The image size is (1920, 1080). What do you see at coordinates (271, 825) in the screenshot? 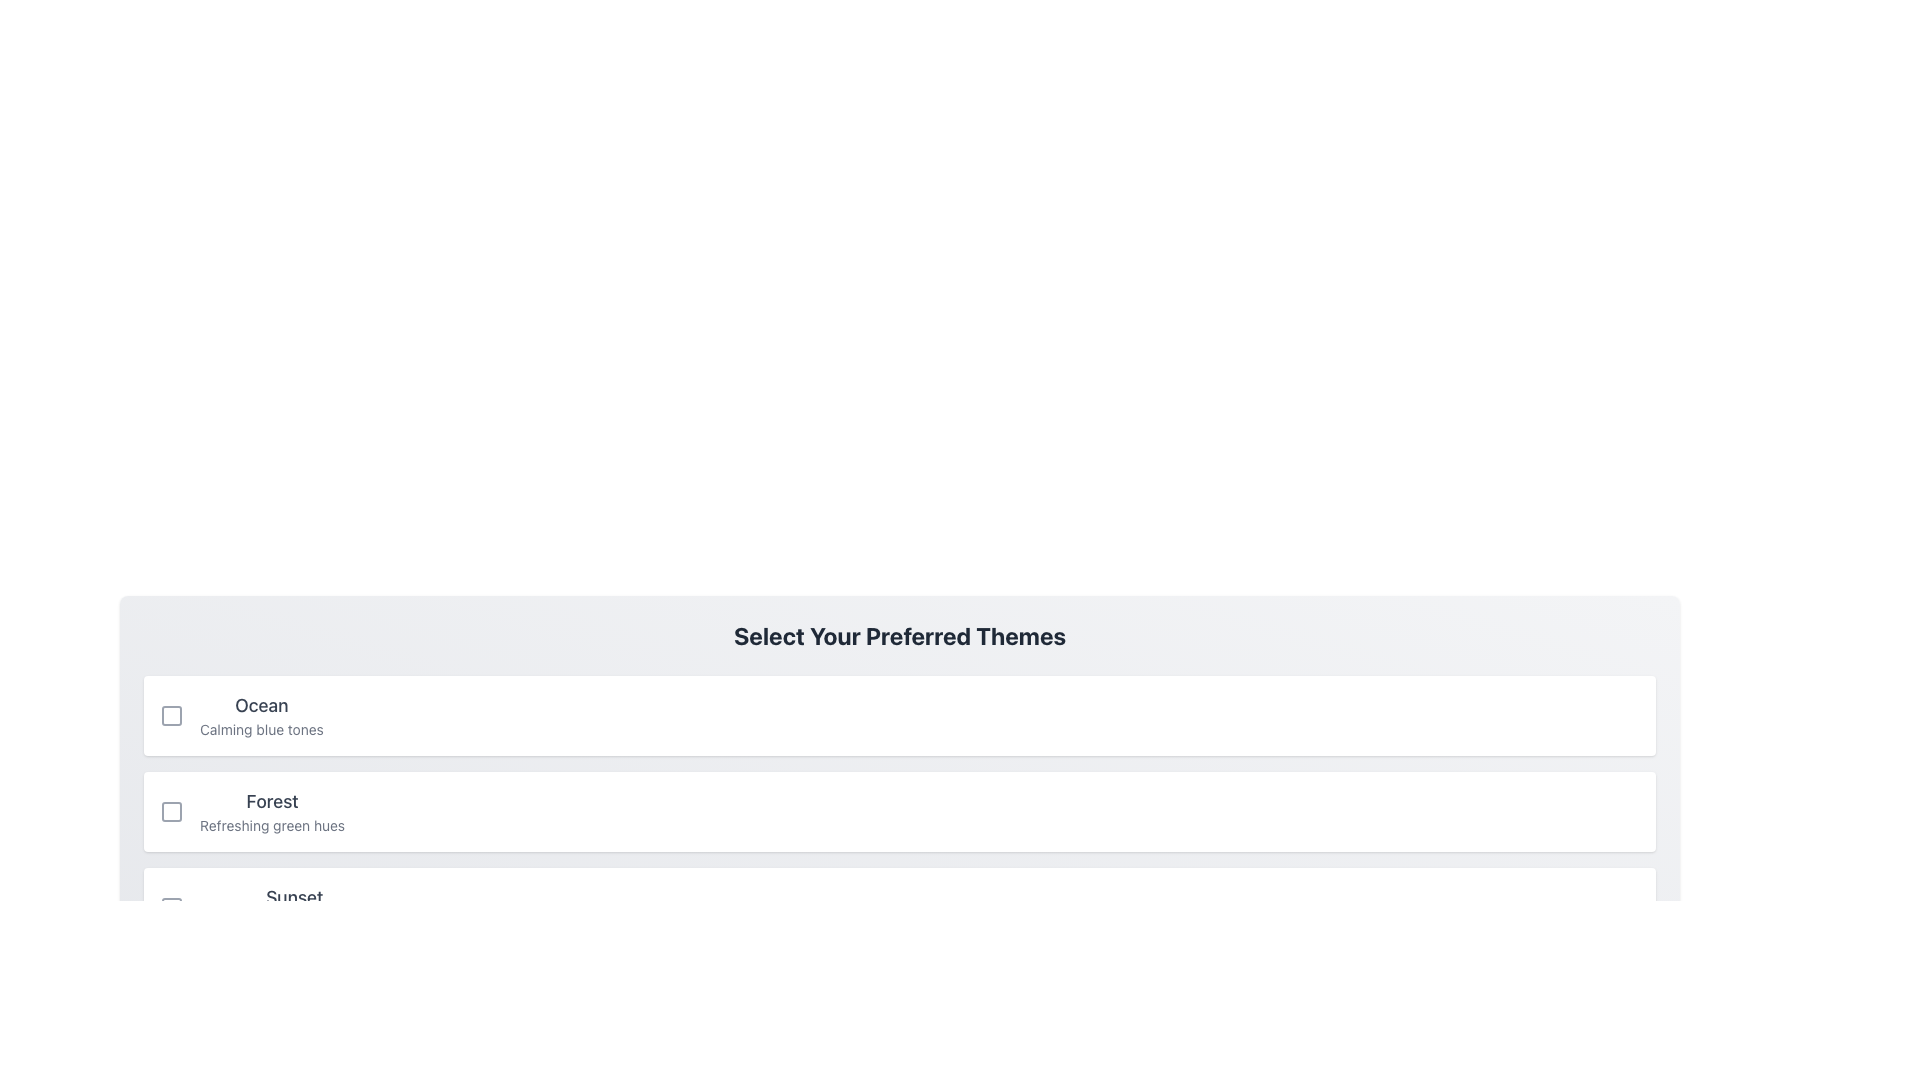
I see `the text label stating 'Refreshing green hues', which is styled in a smaller font size and muted grey color, located directly below the 'Forest' header` at bounding box center [271, 825].